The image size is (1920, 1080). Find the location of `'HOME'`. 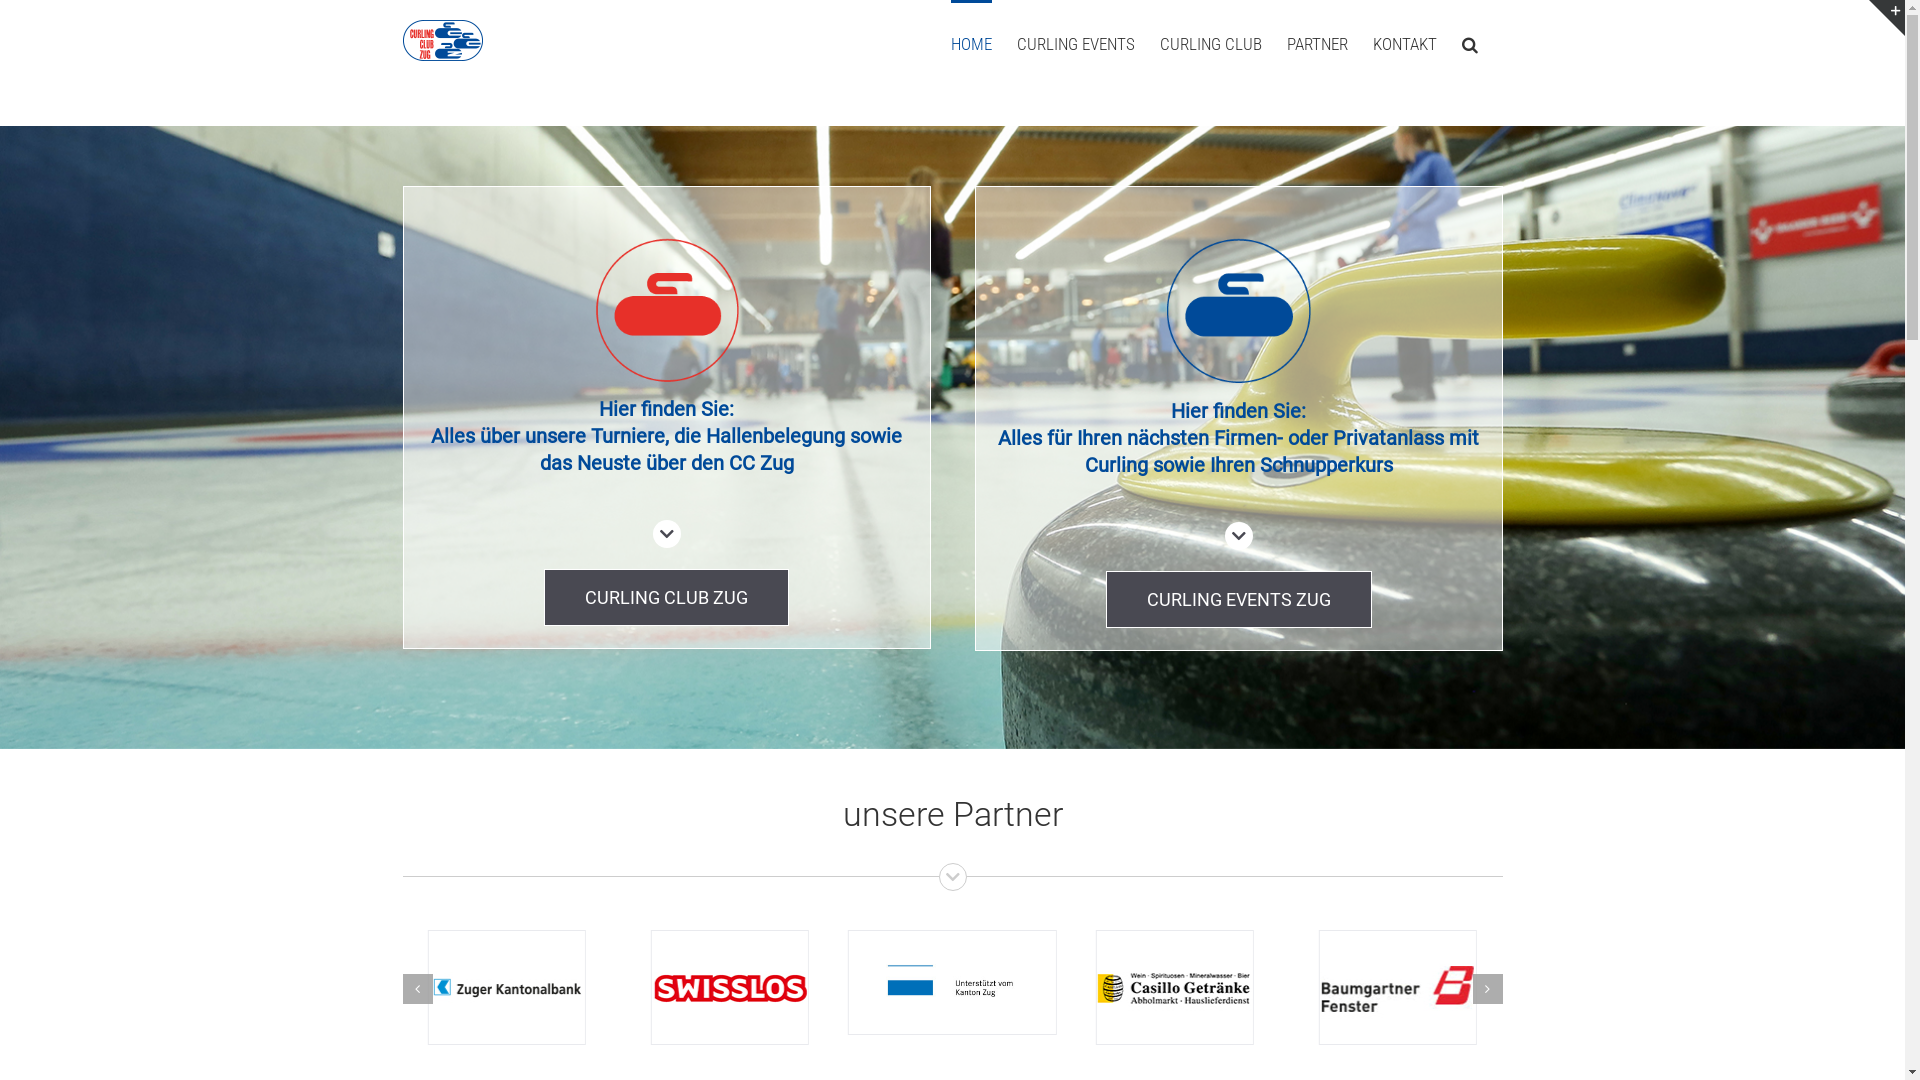

'HOME' is located at coordinates (970, 42).